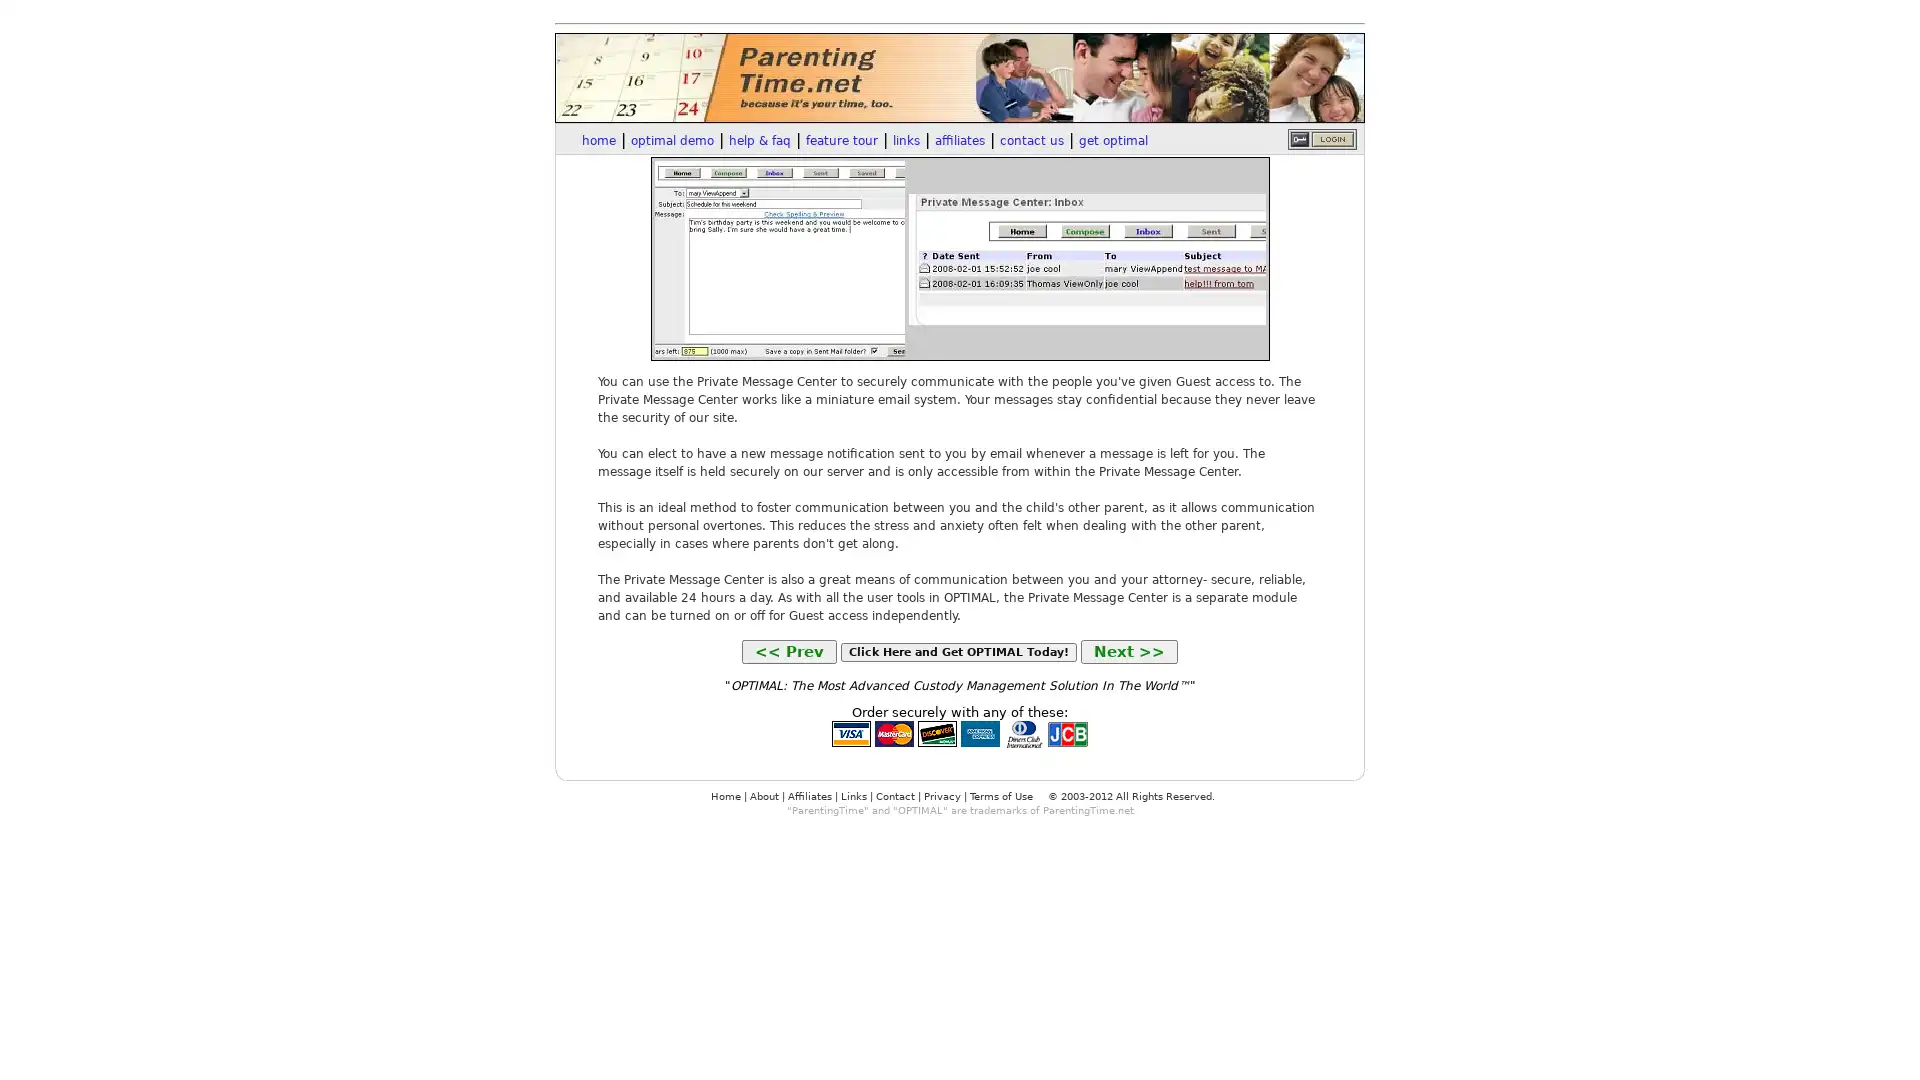 The image size is (1920, 1080). I want to click on << Prev, so click(788, 651).